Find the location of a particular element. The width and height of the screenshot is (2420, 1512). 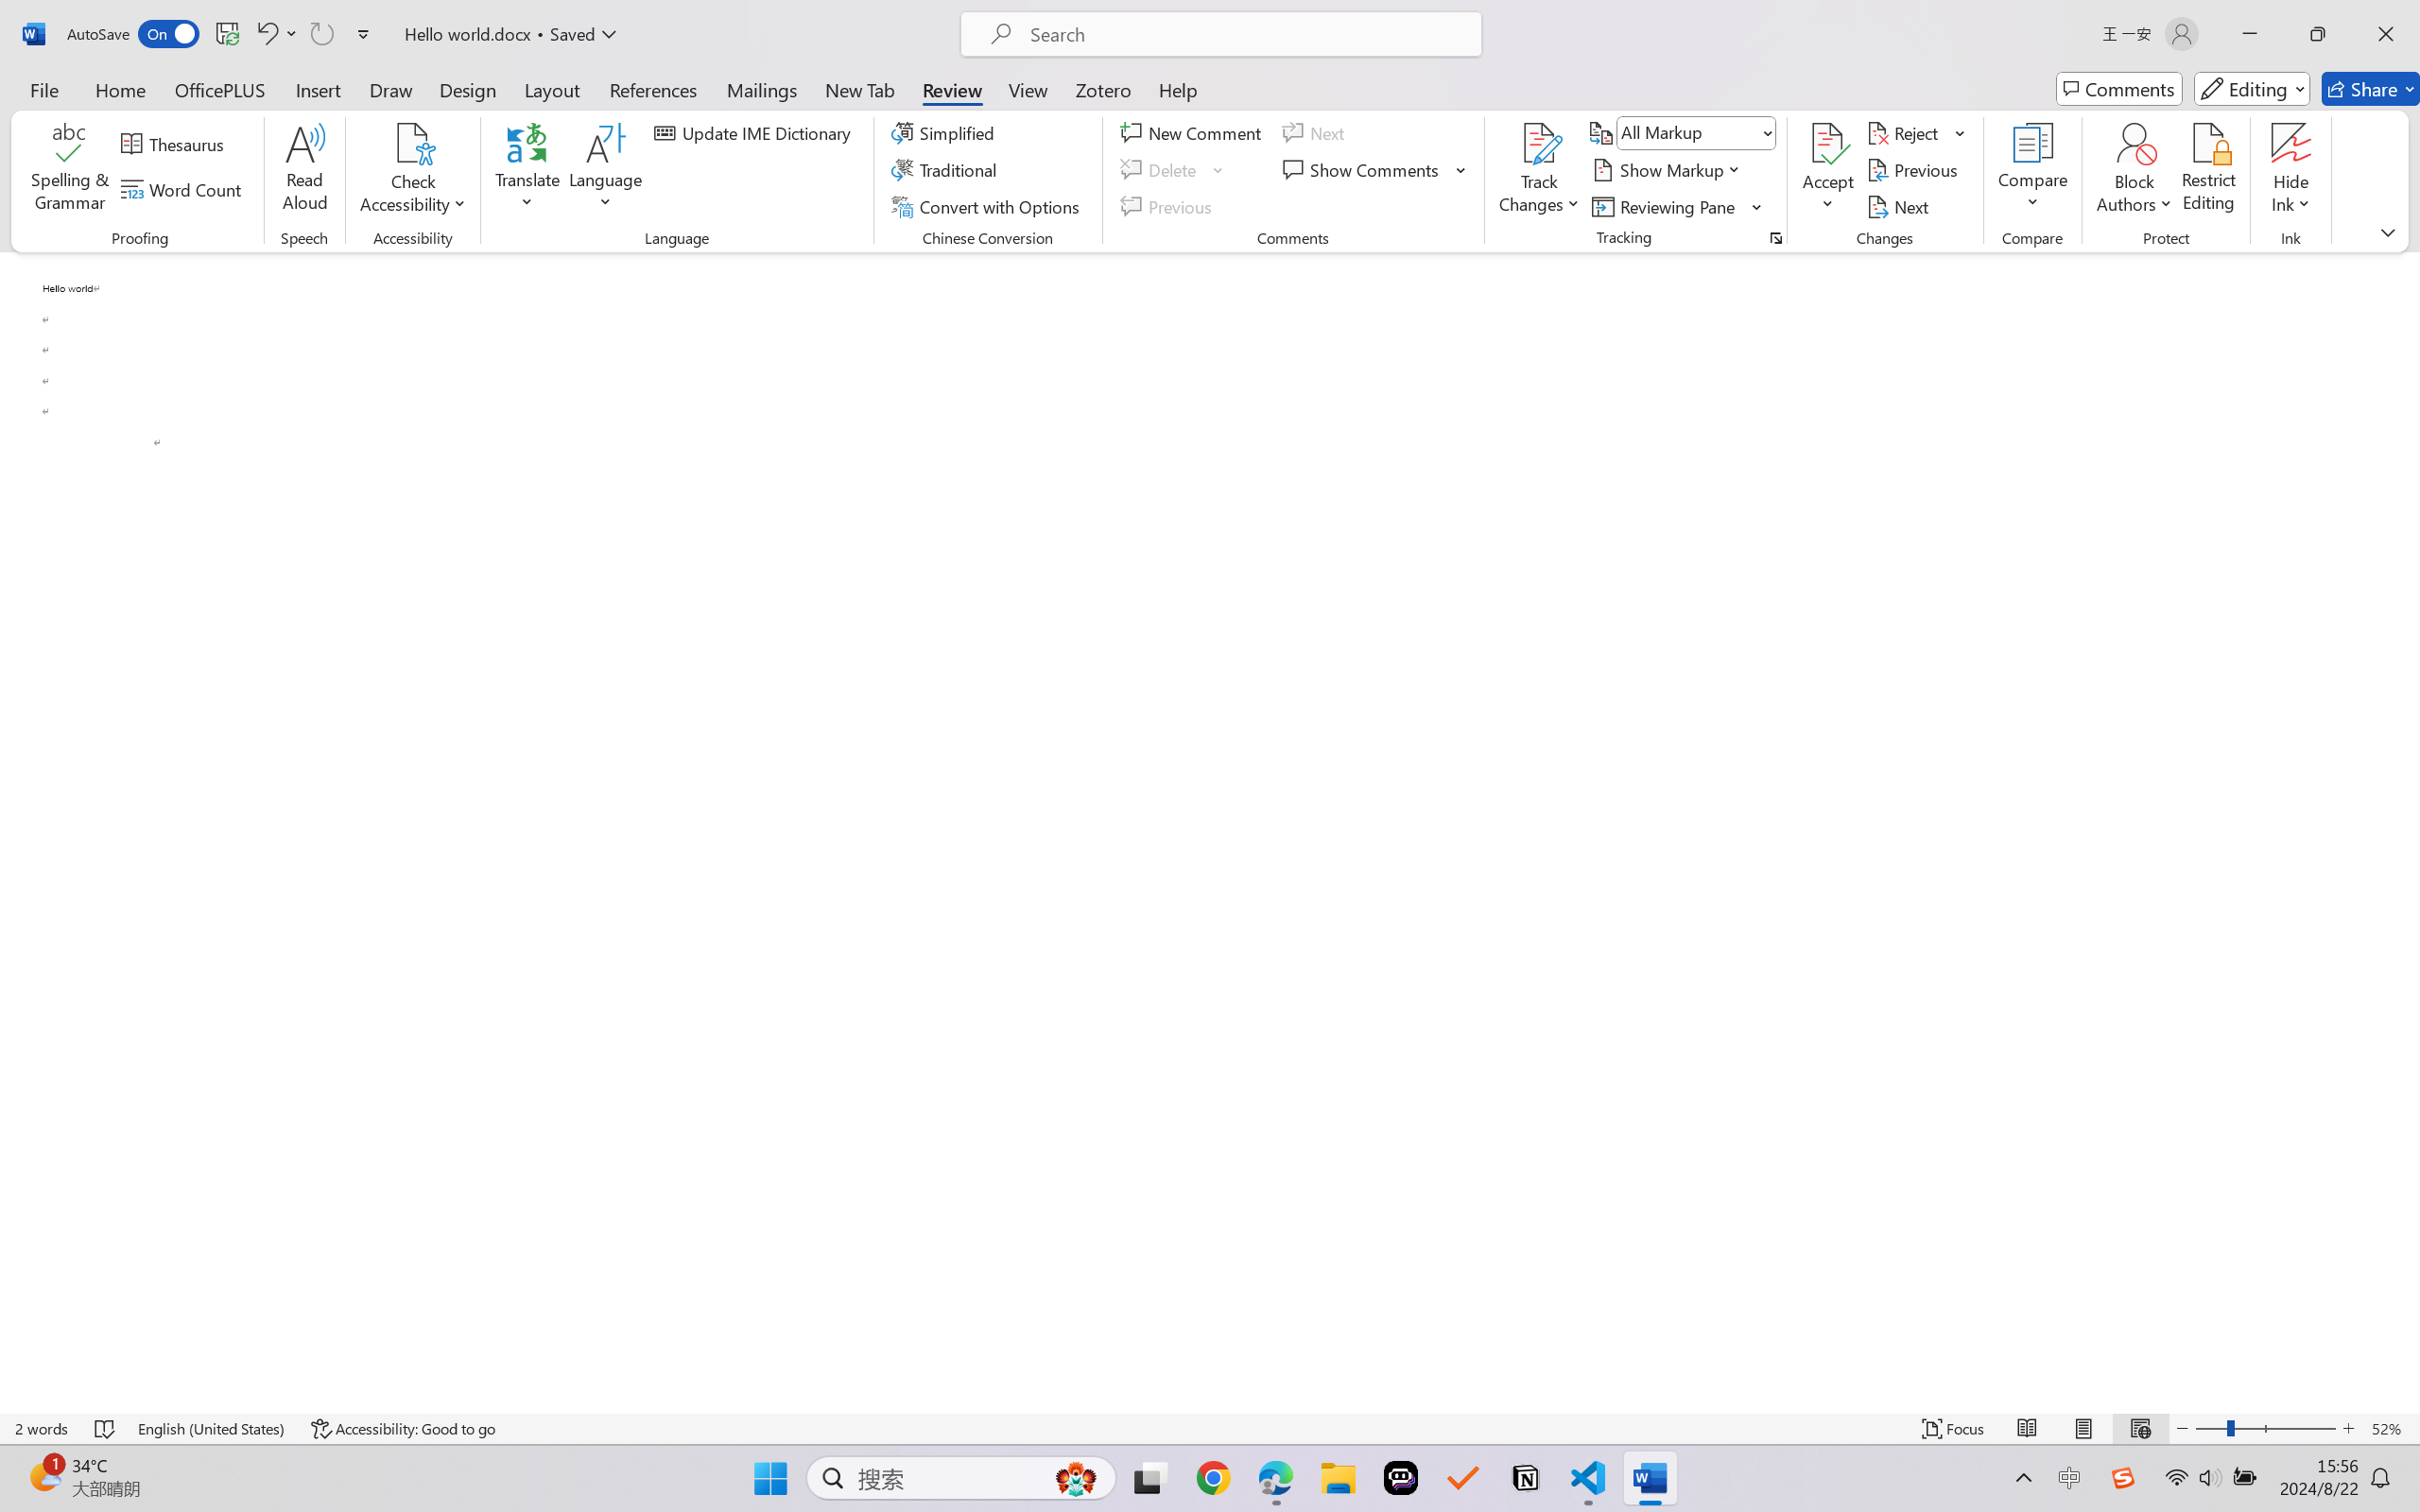

'Accessibility Checker Accessibility: Good to go' is located at coordinates (402, 1428).